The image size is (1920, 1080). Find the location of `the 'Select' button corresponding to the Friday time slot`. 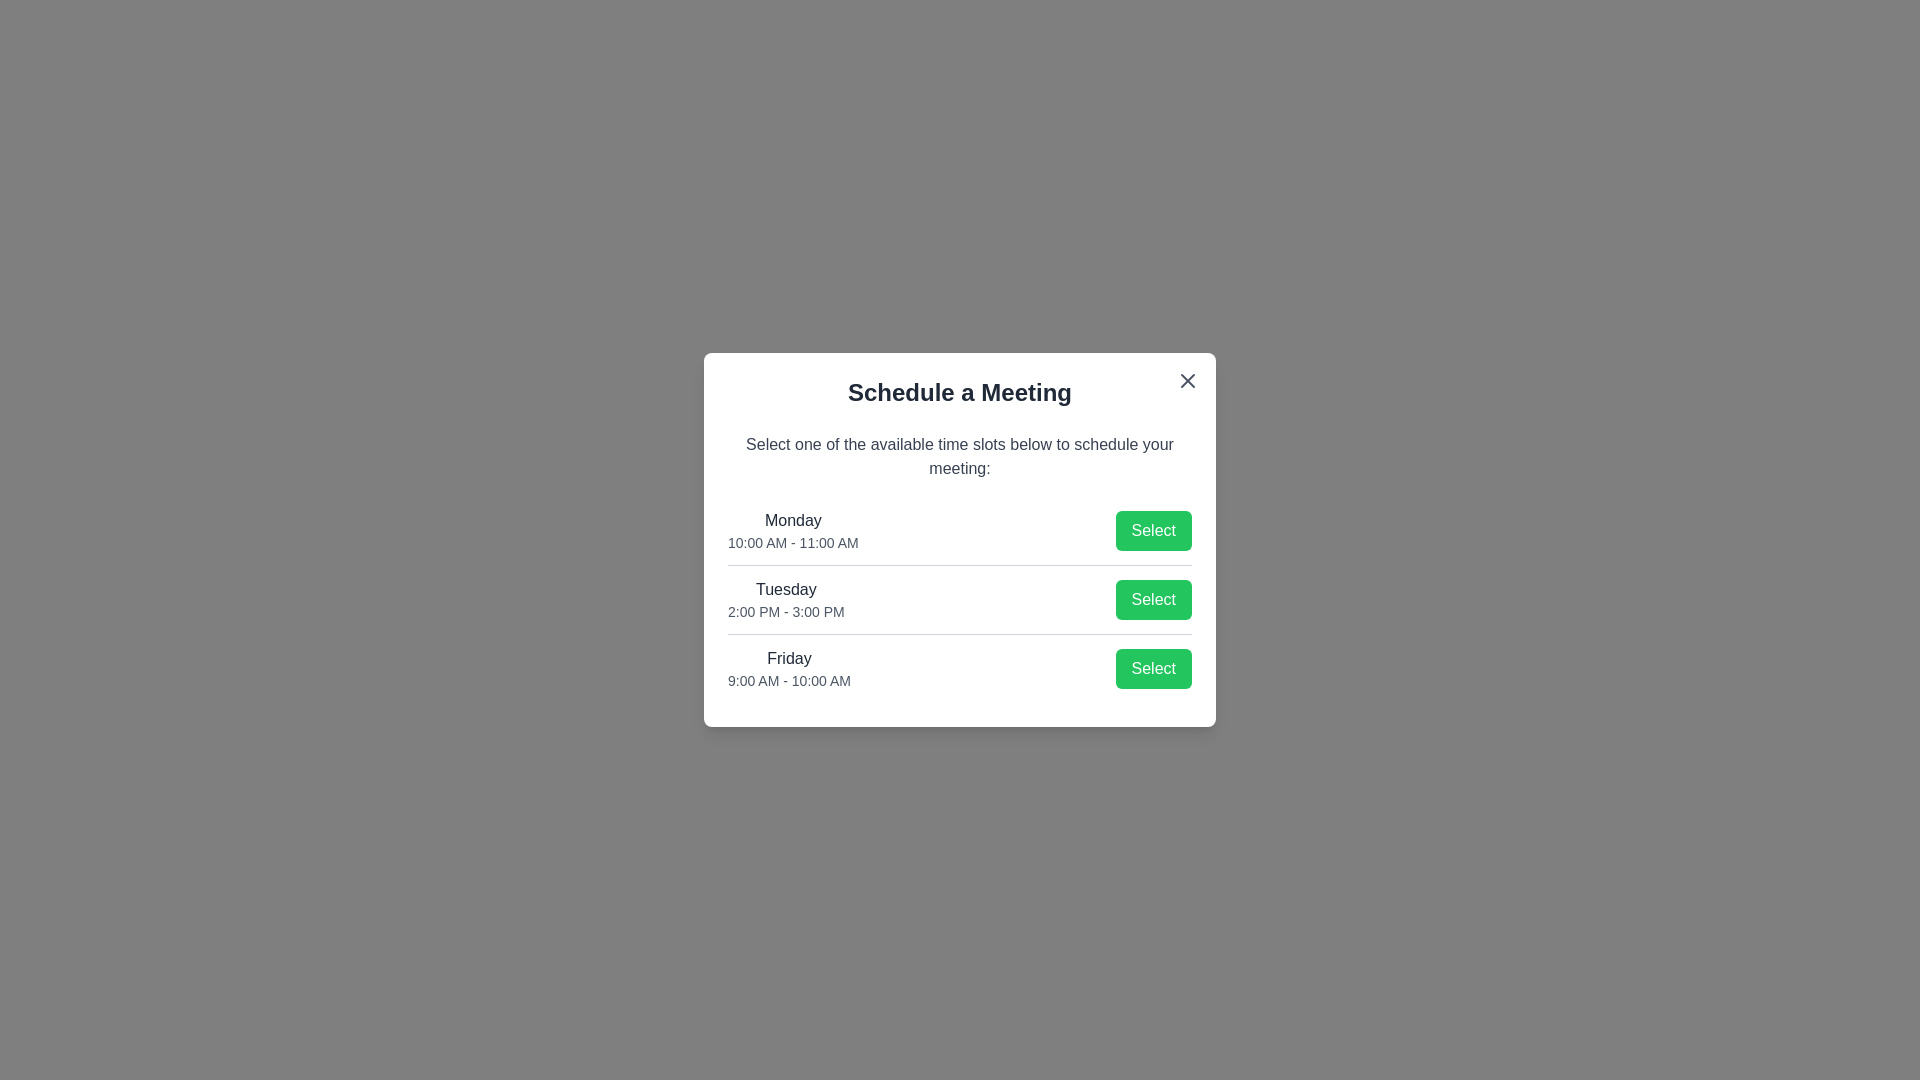

the 'Select' button corresponding to the Friday time slot is located at coordinates (1153, 668).